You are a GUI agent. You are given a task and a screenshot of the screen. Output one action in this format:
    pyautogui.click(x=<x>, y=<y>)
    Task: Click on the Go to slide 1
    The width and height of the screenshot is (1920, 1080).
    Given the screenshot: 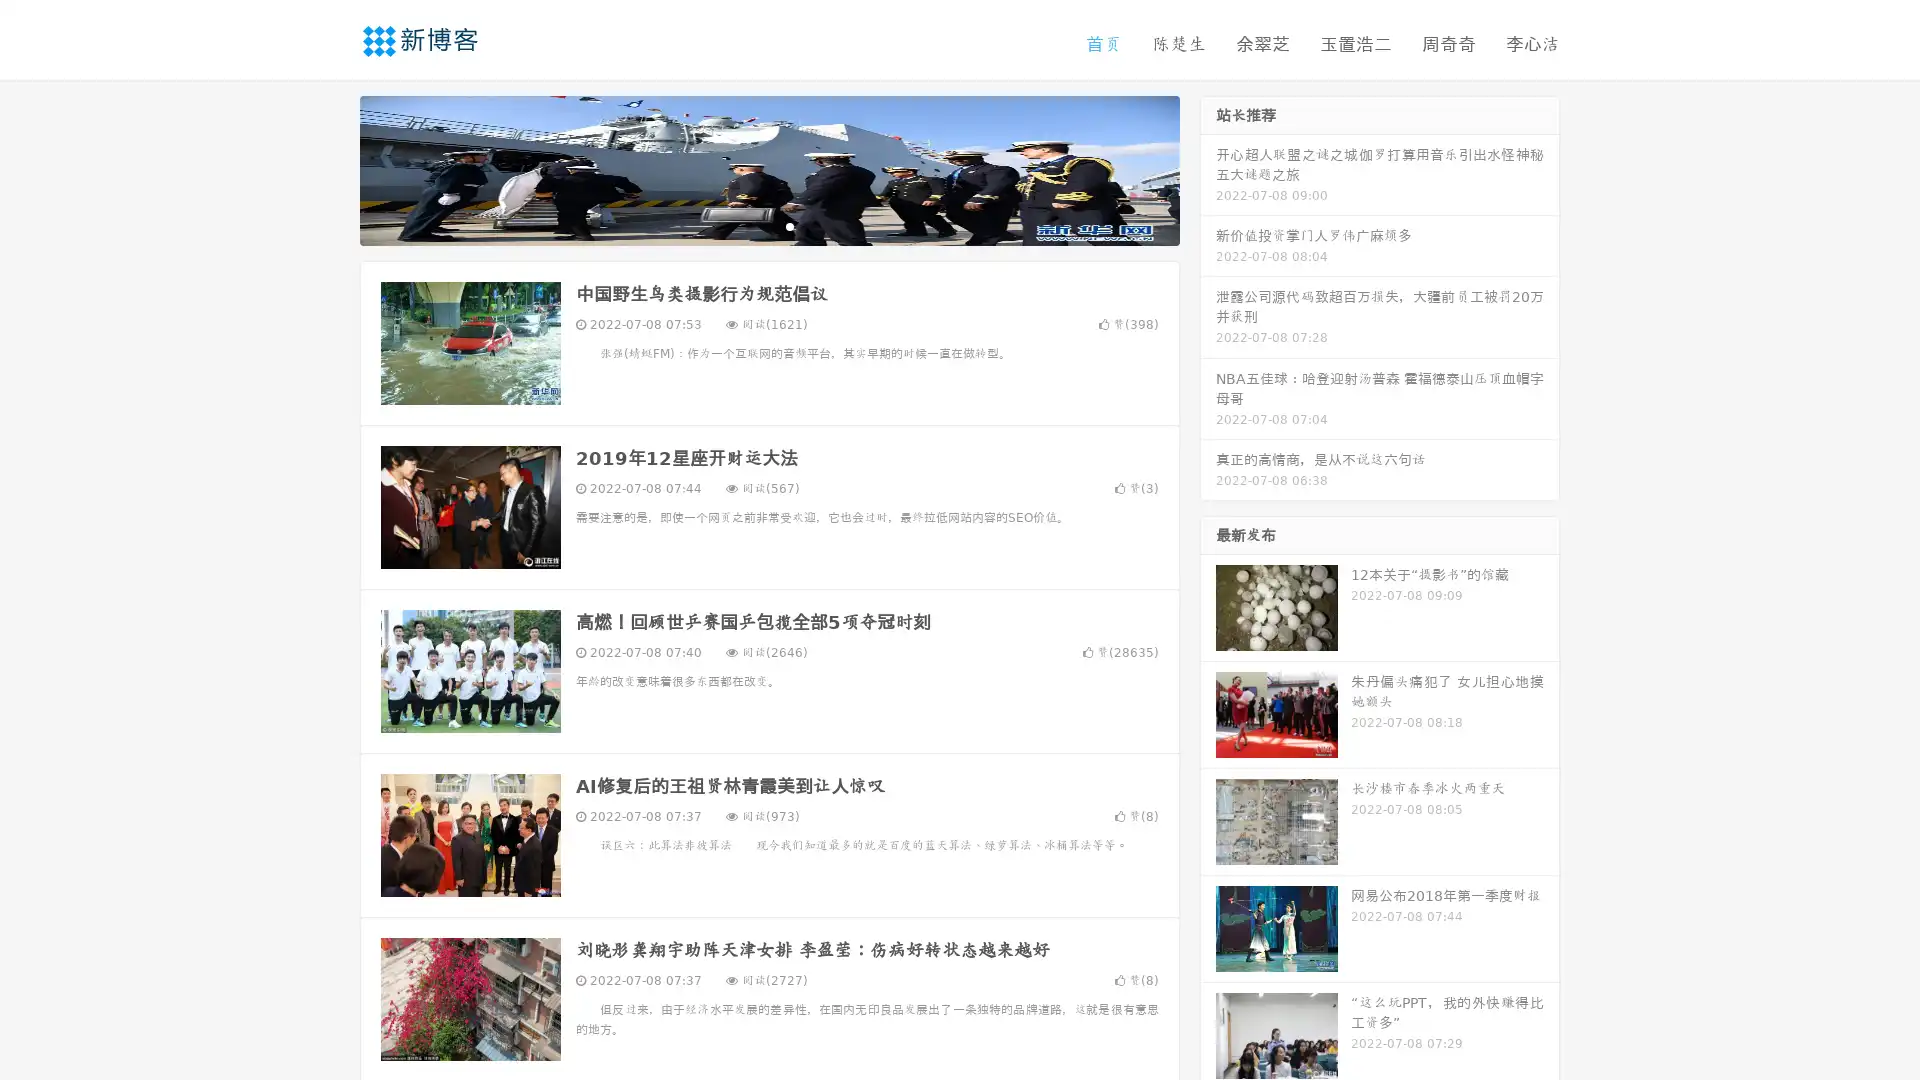 What is the action you would take?
    pyautogui.click(x=748, y=225)
    